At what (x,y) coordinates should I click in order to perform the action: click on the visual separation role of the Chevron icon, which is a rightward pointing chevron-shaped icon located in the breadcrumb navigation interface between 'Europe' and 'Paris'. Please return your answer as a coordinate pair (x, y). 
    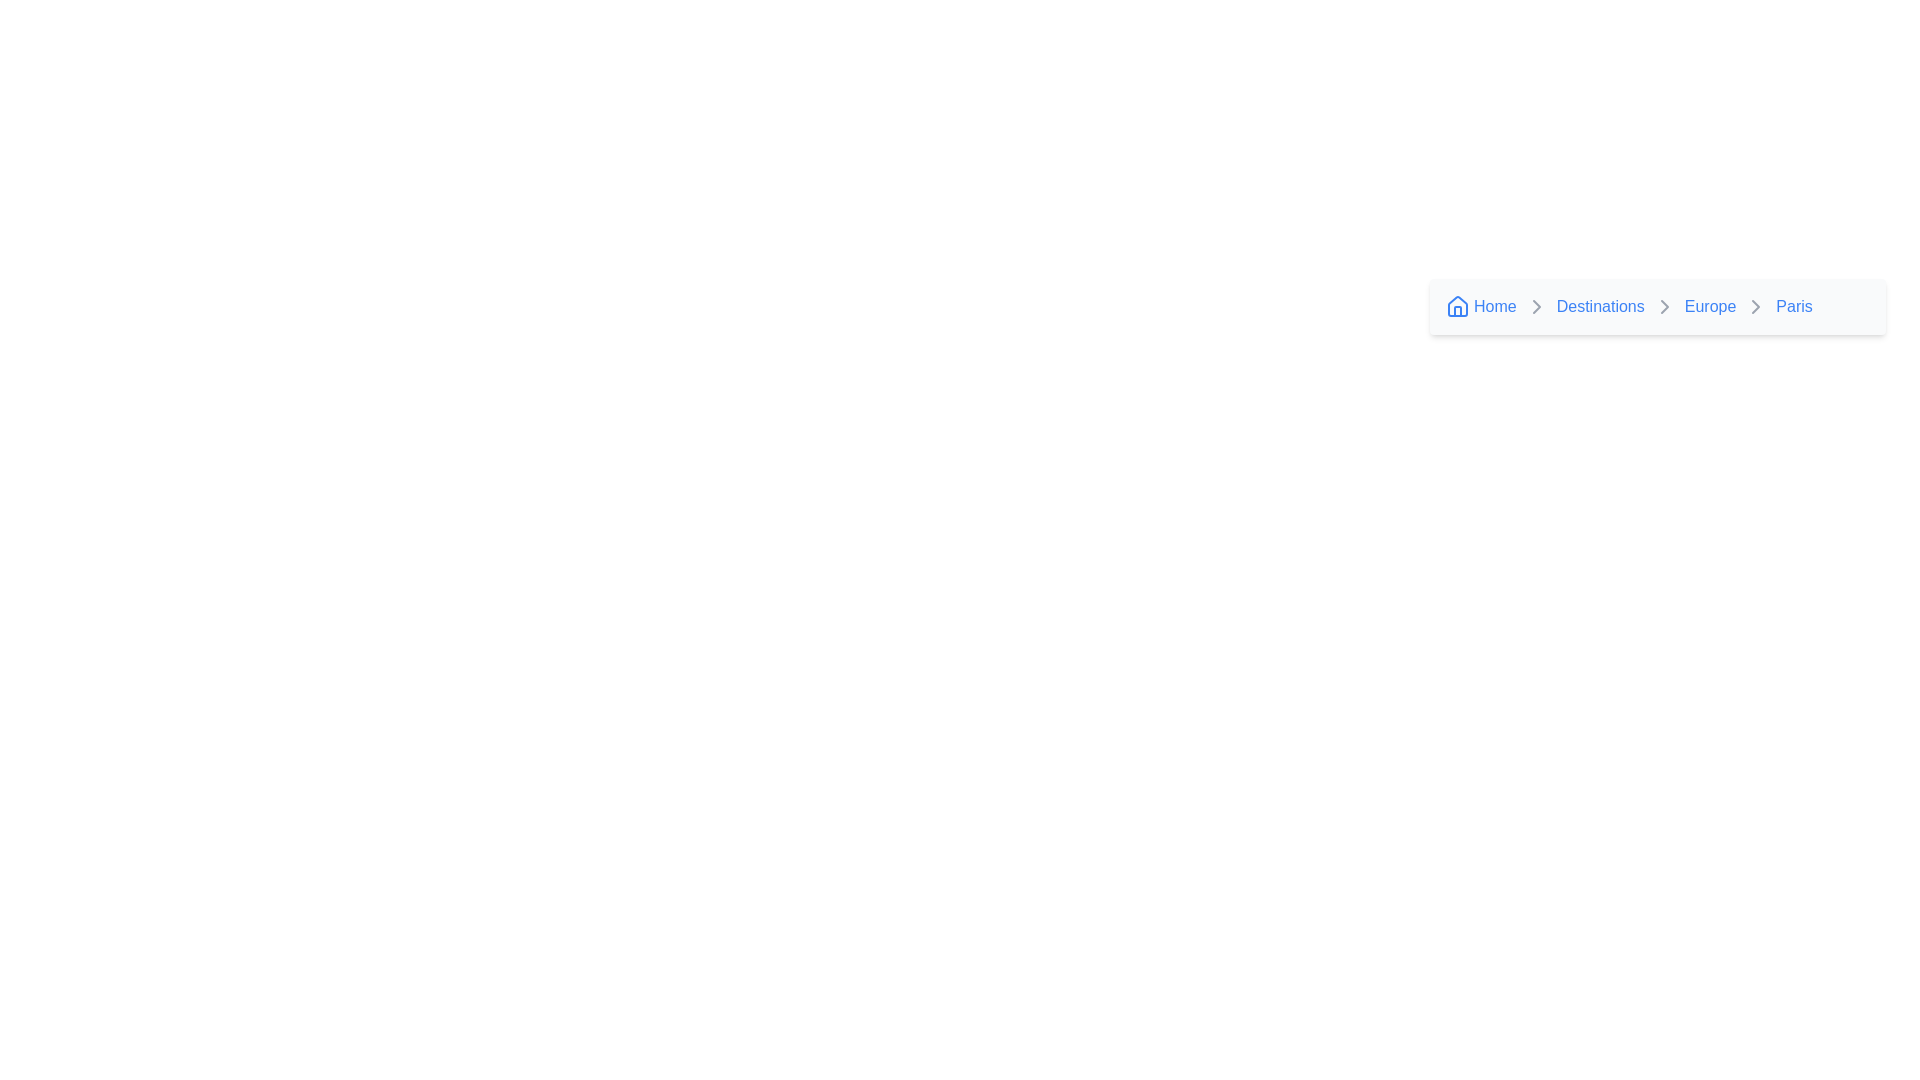
    Looking at the image, I should click on (1755, 307).